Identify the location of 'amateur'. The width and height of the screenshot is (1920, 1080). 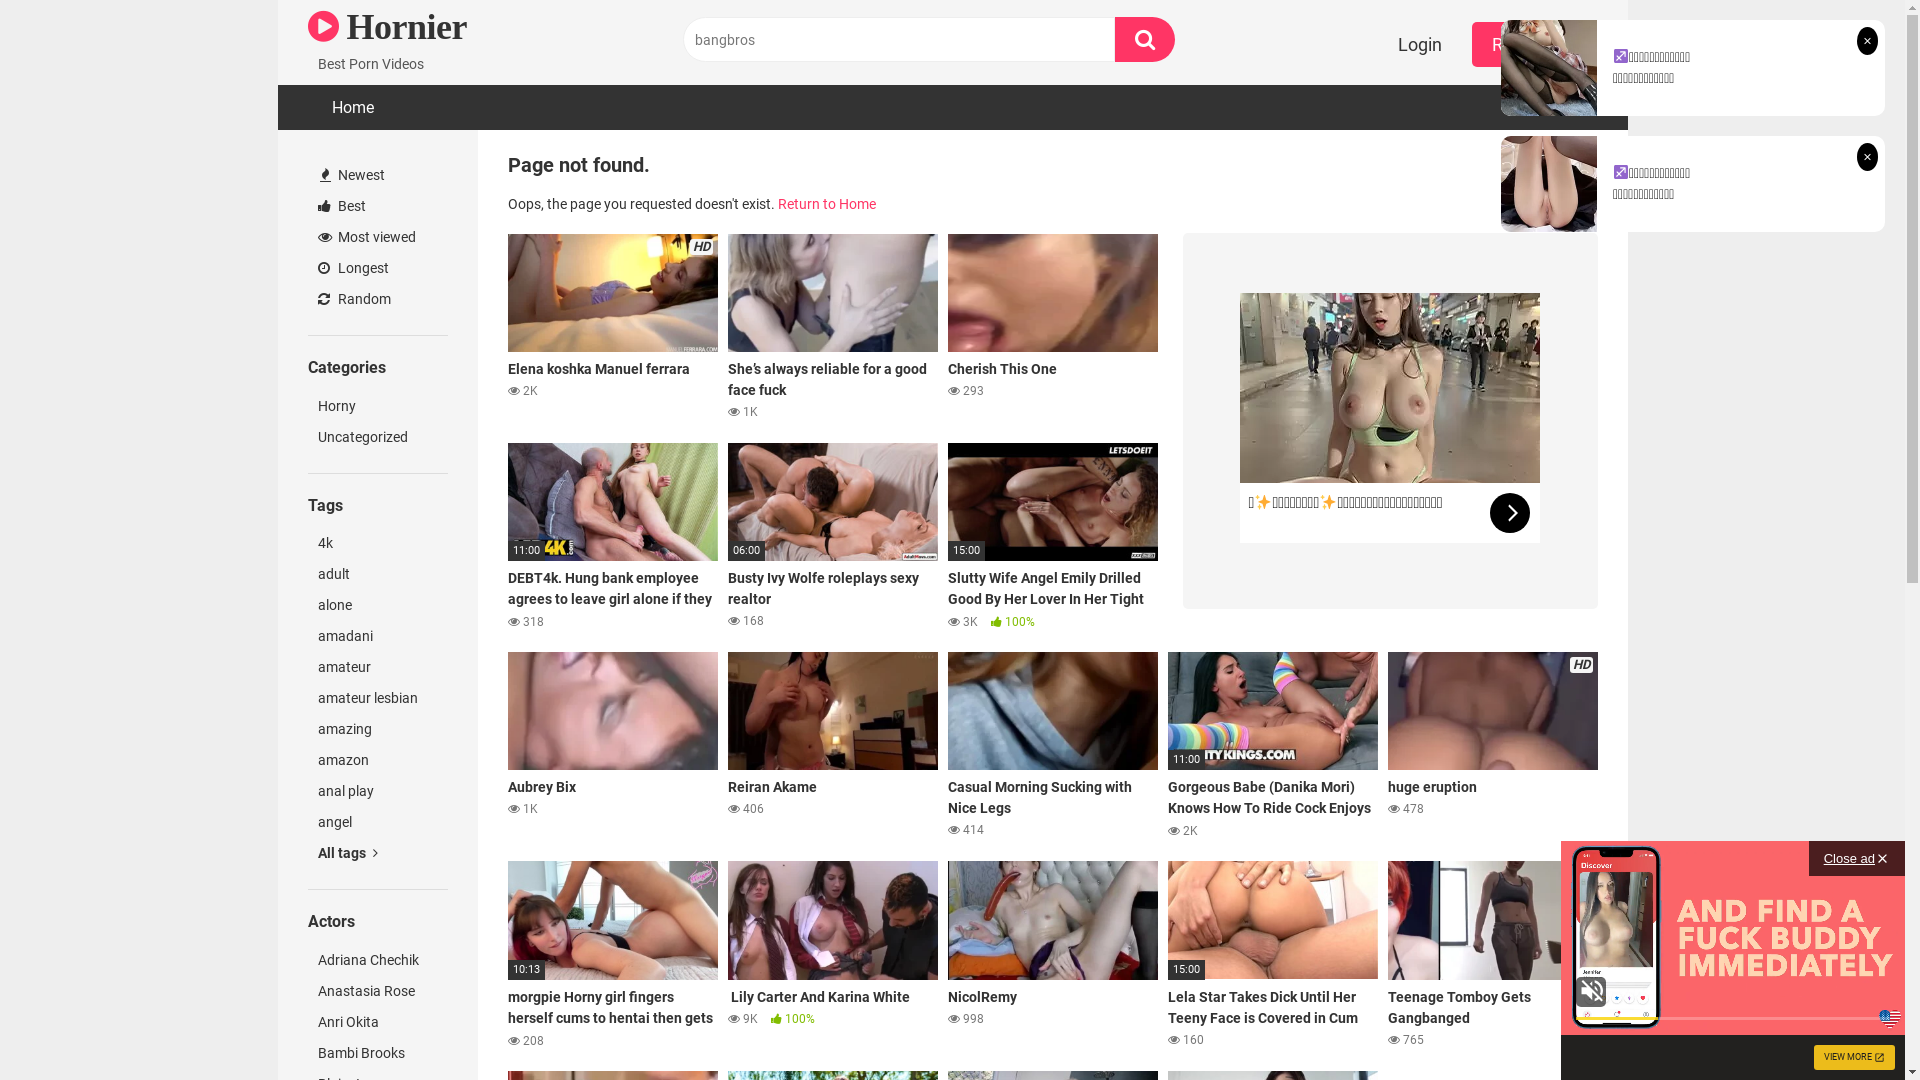
(378, 667).